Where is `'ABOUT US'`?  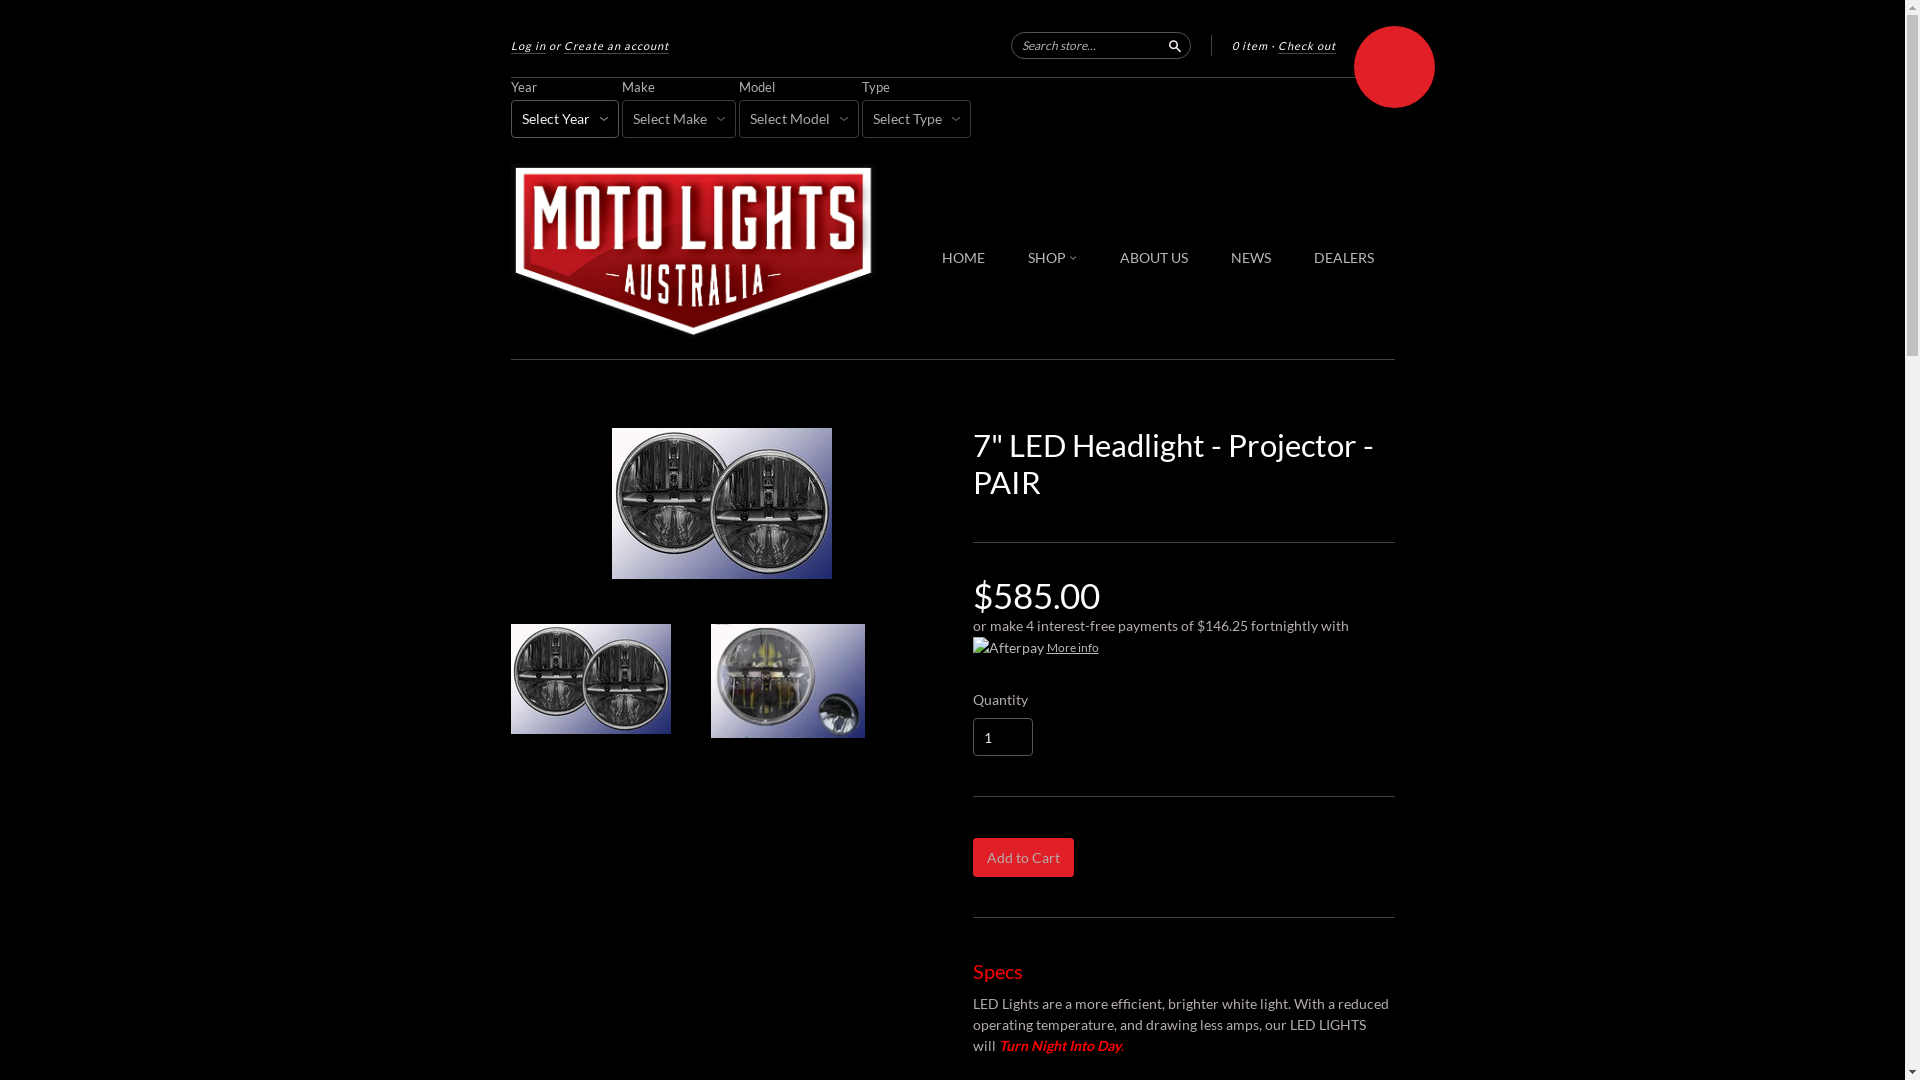
'ABOUT US' is located at coordinates (1153, 256).